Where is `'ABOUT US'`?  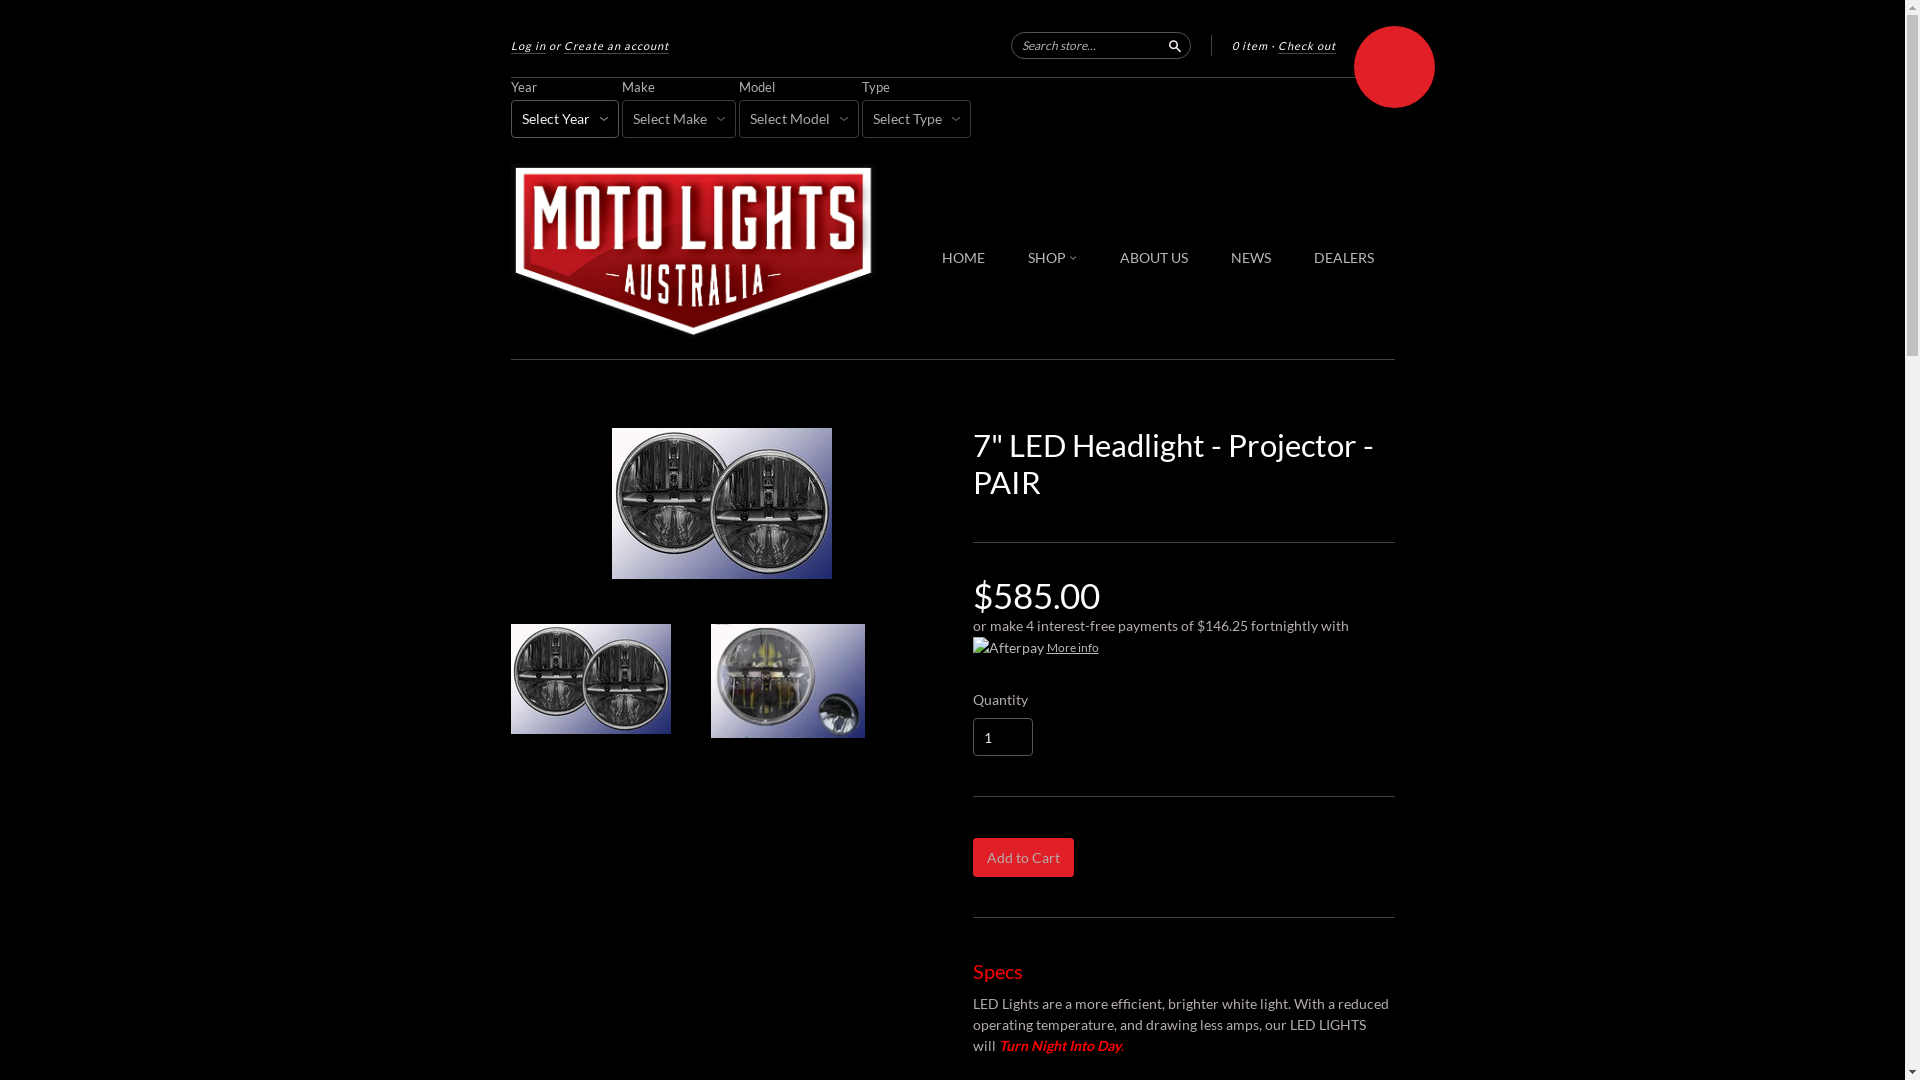
'ABOUT US' is located at coordinates (1153, 256).